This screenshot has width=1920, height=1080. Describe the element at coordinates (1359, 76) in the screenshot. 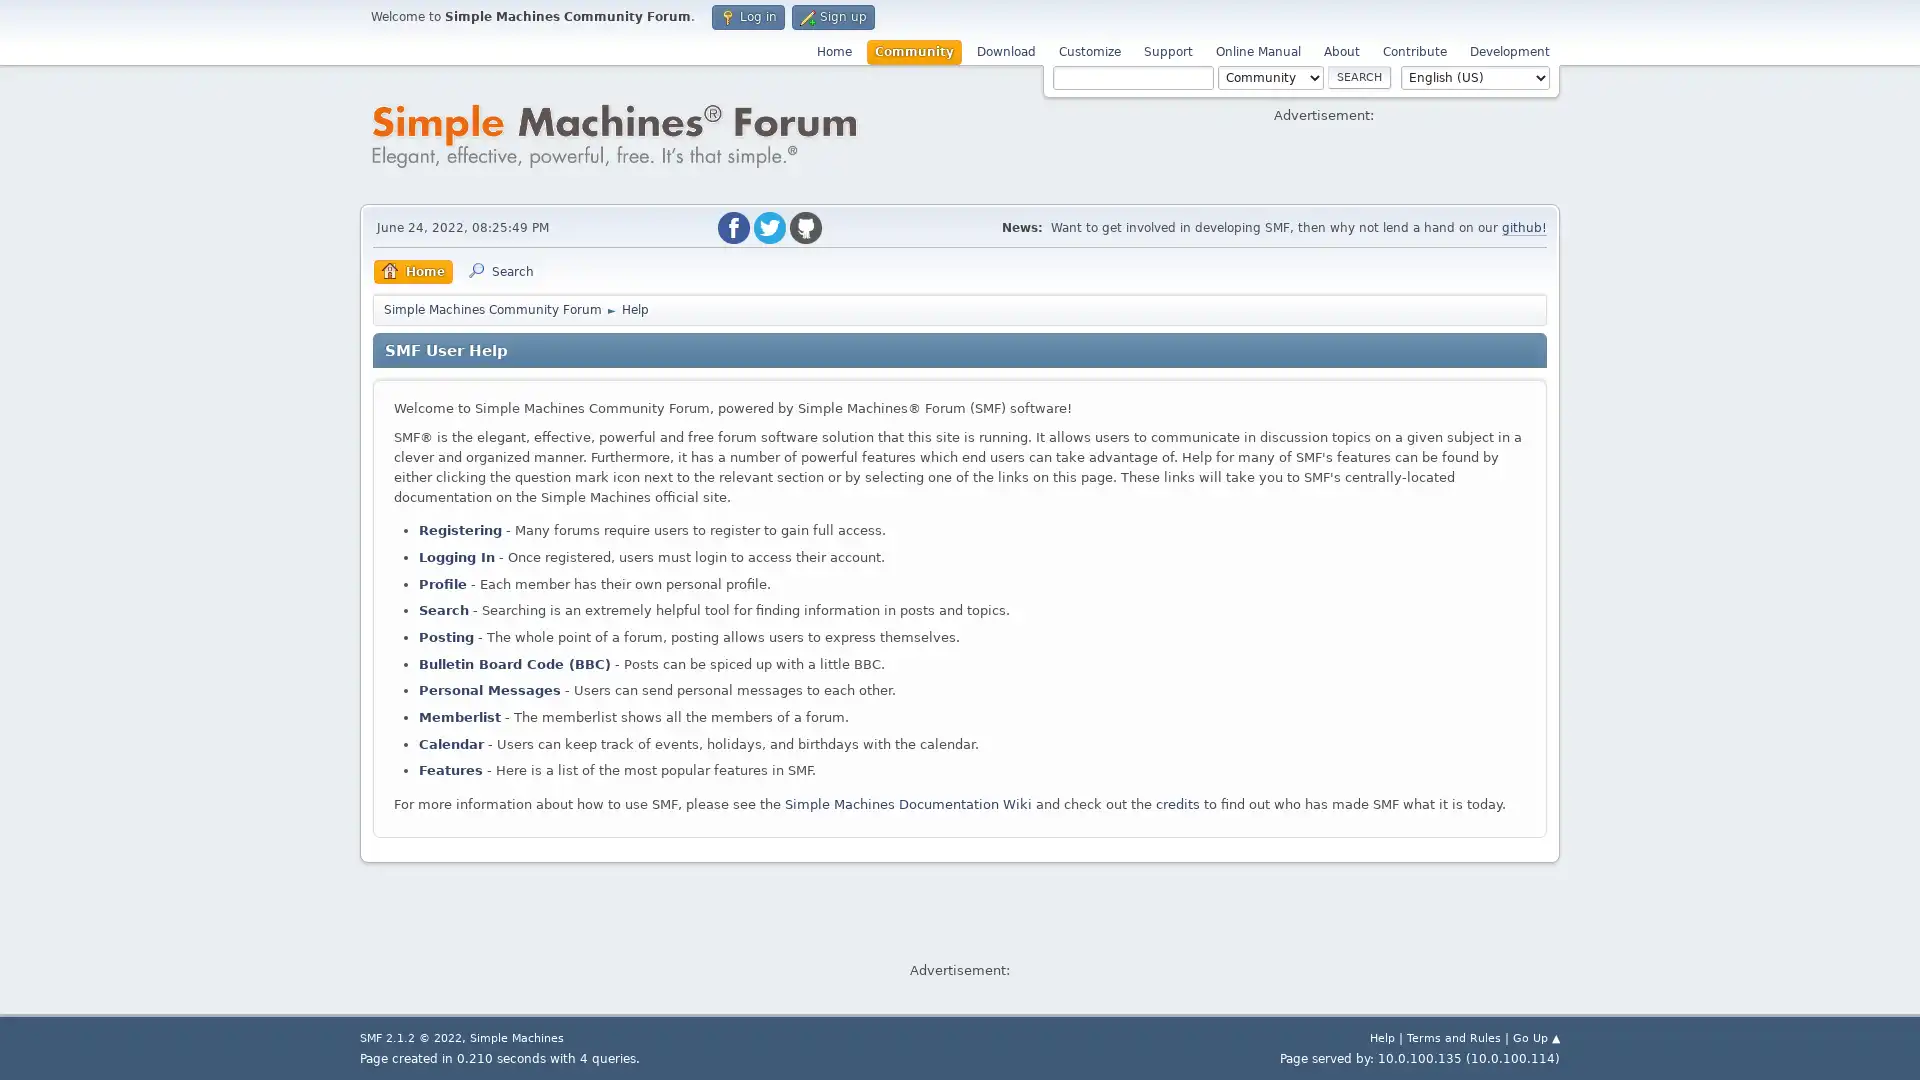

I see `SEARCH` at that location.